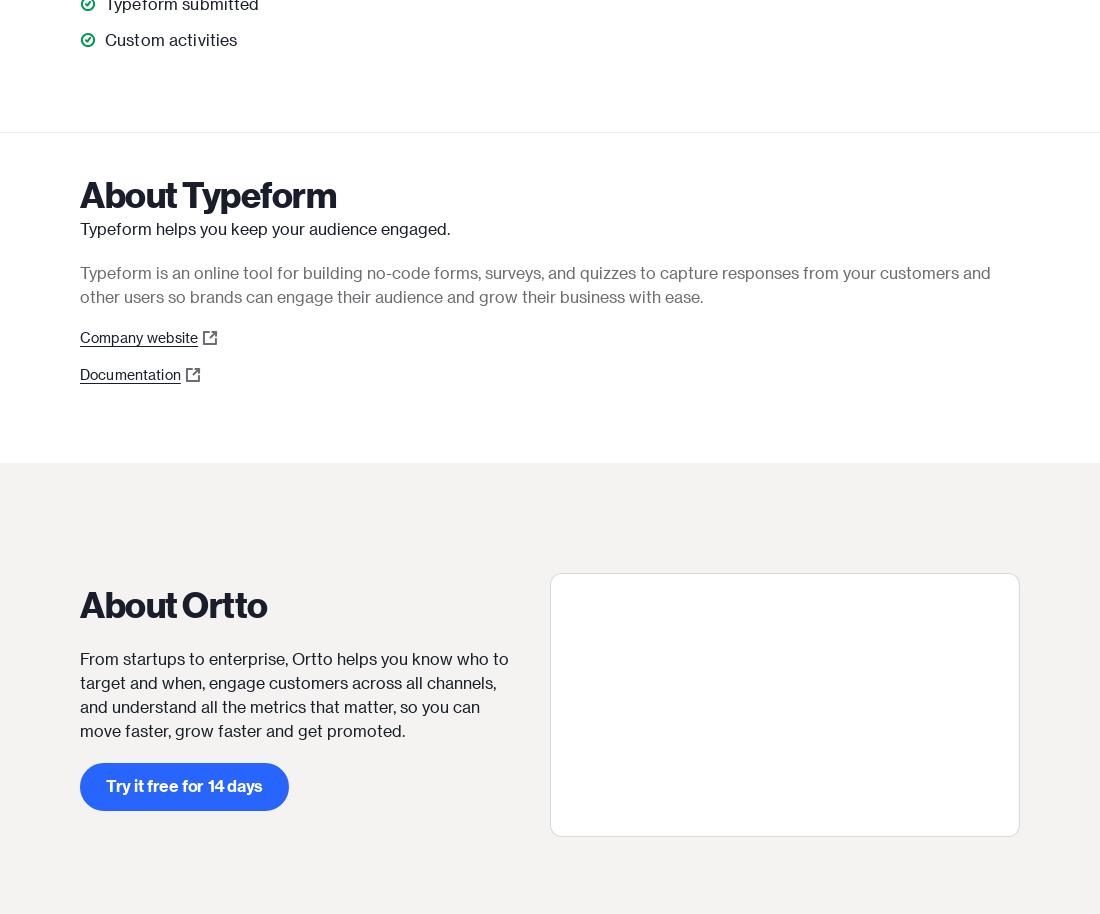 This screenshot has width=1100, height=914. I want to click on 'About', so click(131, 194).